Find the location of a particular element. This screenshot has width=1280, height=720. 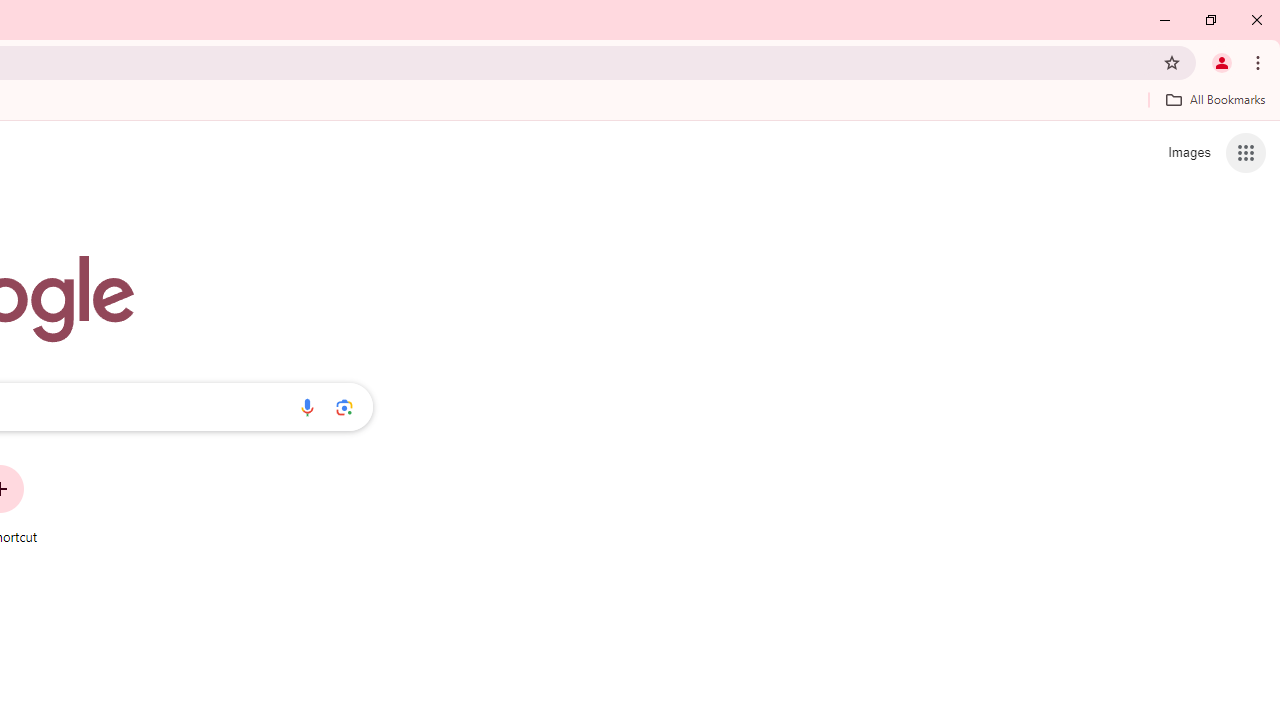

'Search by image' is located at coordinates (344, 406).